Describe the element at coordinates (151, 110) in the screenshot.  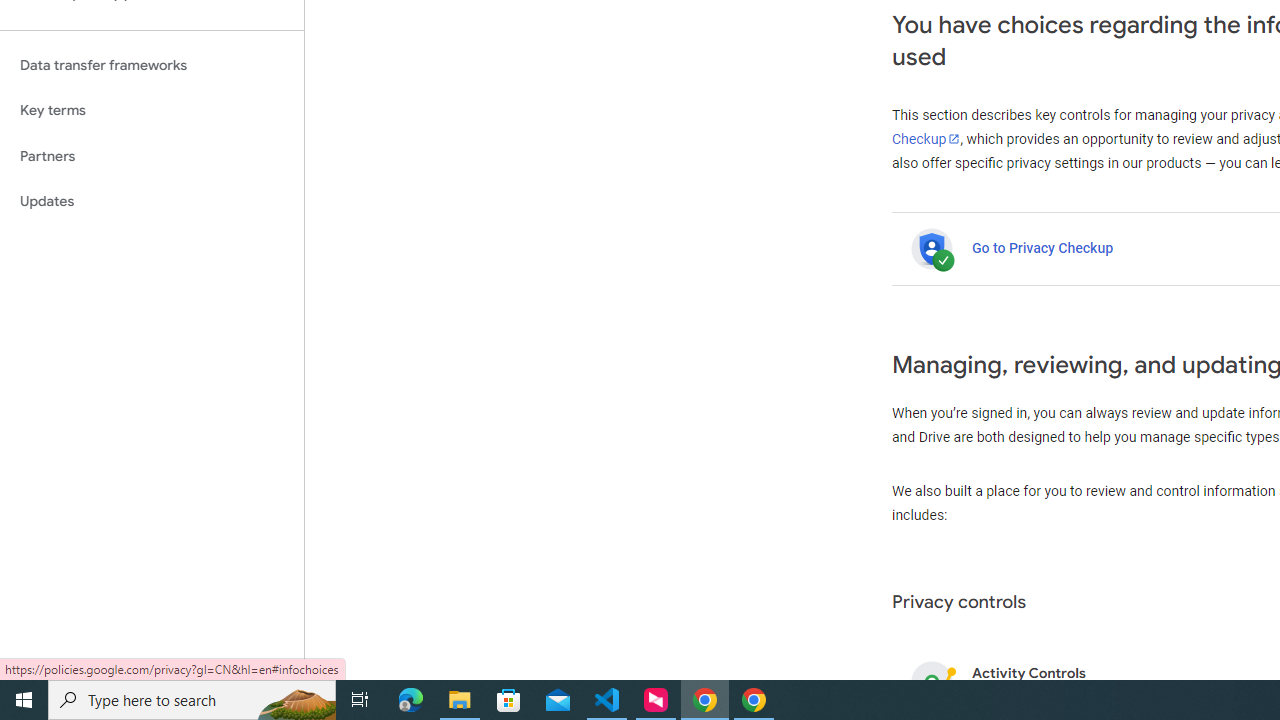
I see `'Key terms'` at that location.